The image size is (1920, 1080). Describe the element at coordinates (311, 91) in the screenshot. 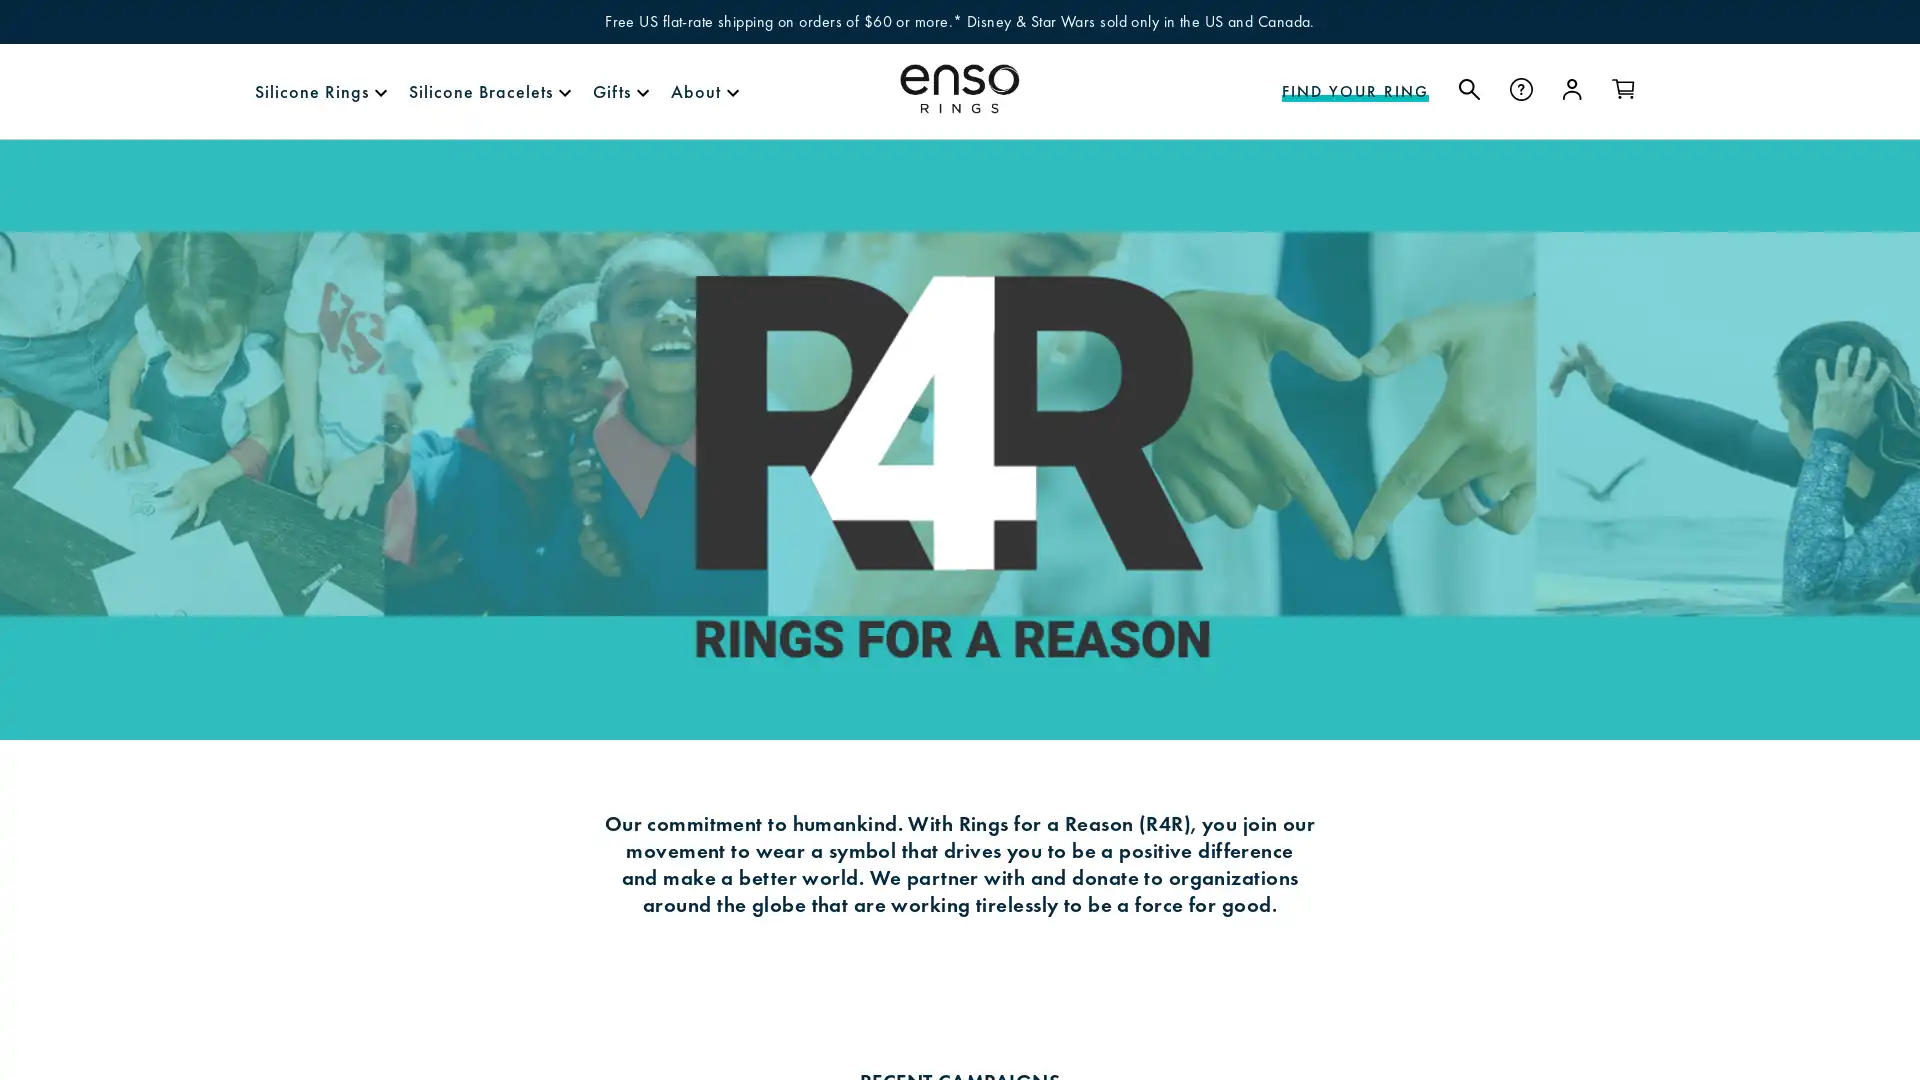

I see `Silicone Rings` at that location.